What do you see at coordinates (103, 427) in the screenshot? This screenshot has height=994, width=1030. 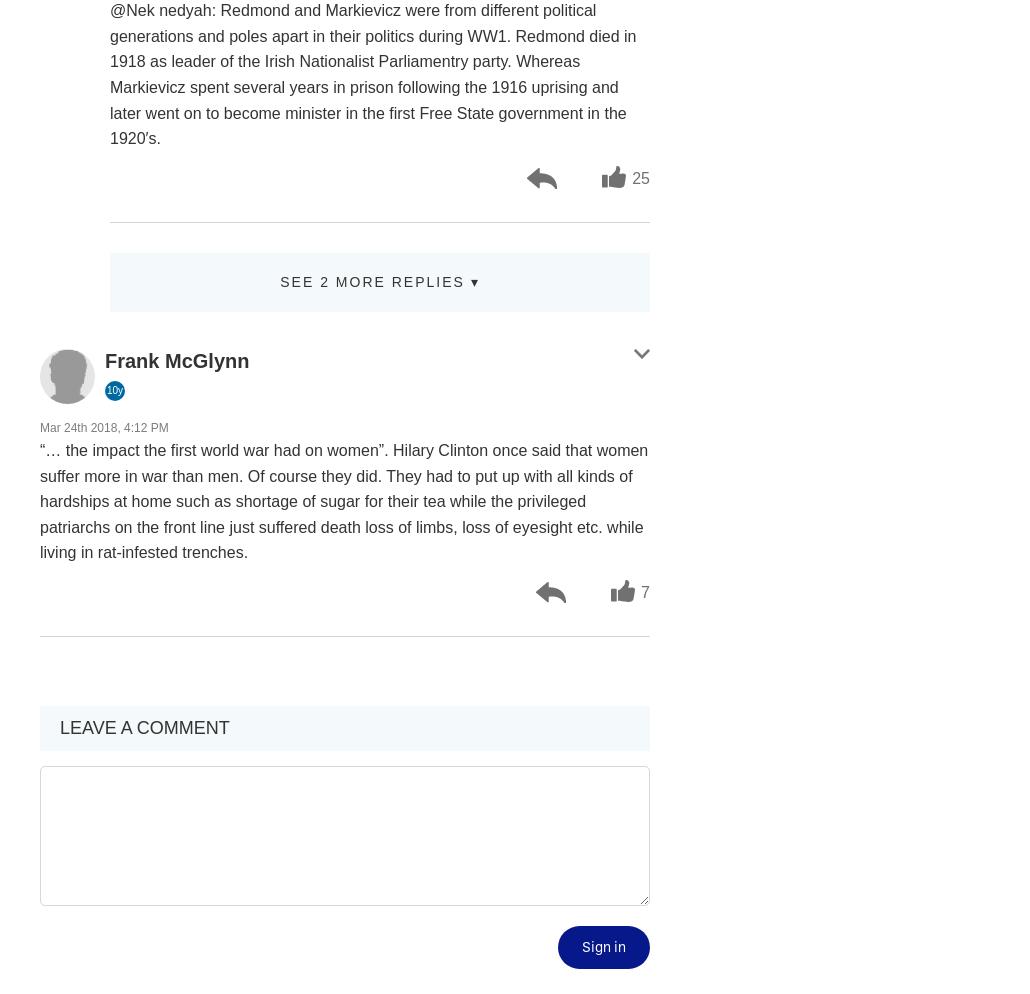 I see `'Mar 24th 2018, 4:12 PM'` at bounding box center [103, 427].